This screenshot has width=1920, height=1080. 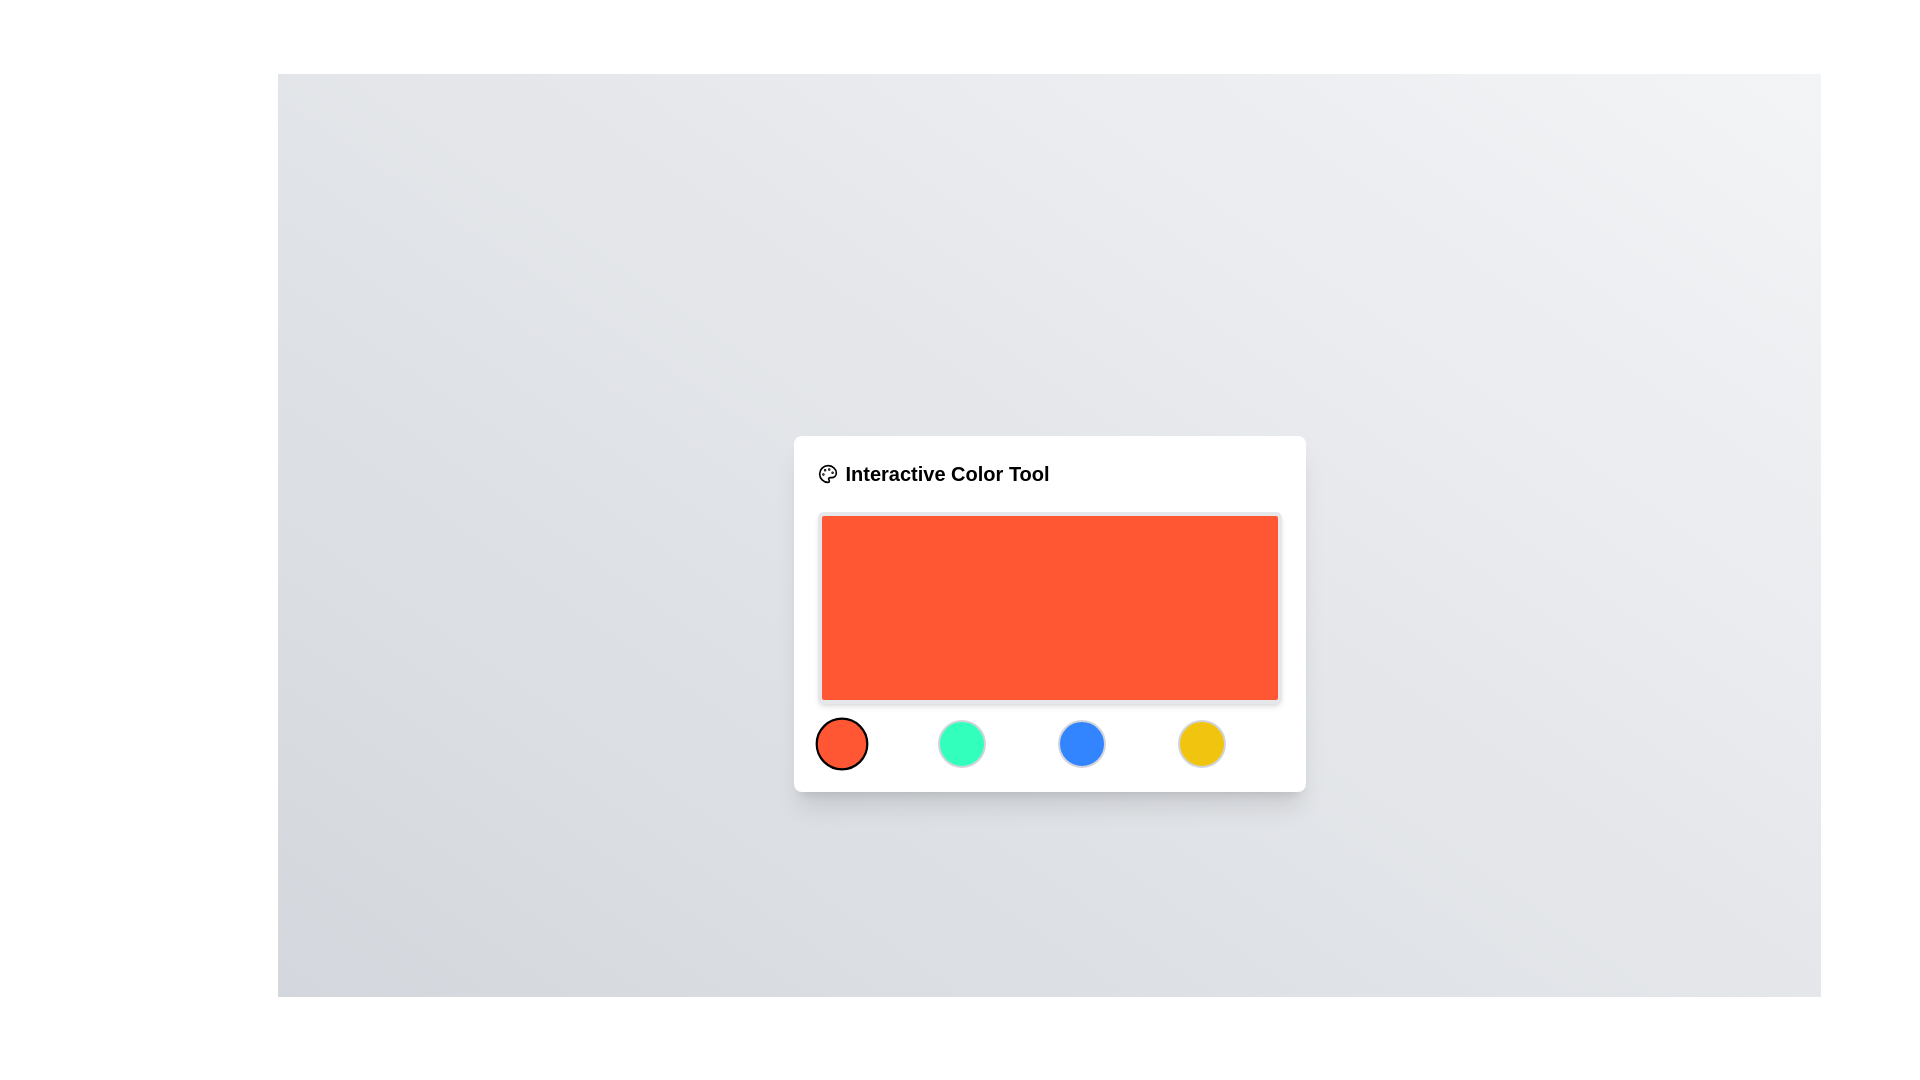 What do you see at coordinates (961, 744) in the screenshot?
I see `the second circular button in the interactive color selection tool` at bounding box center [961, 744].